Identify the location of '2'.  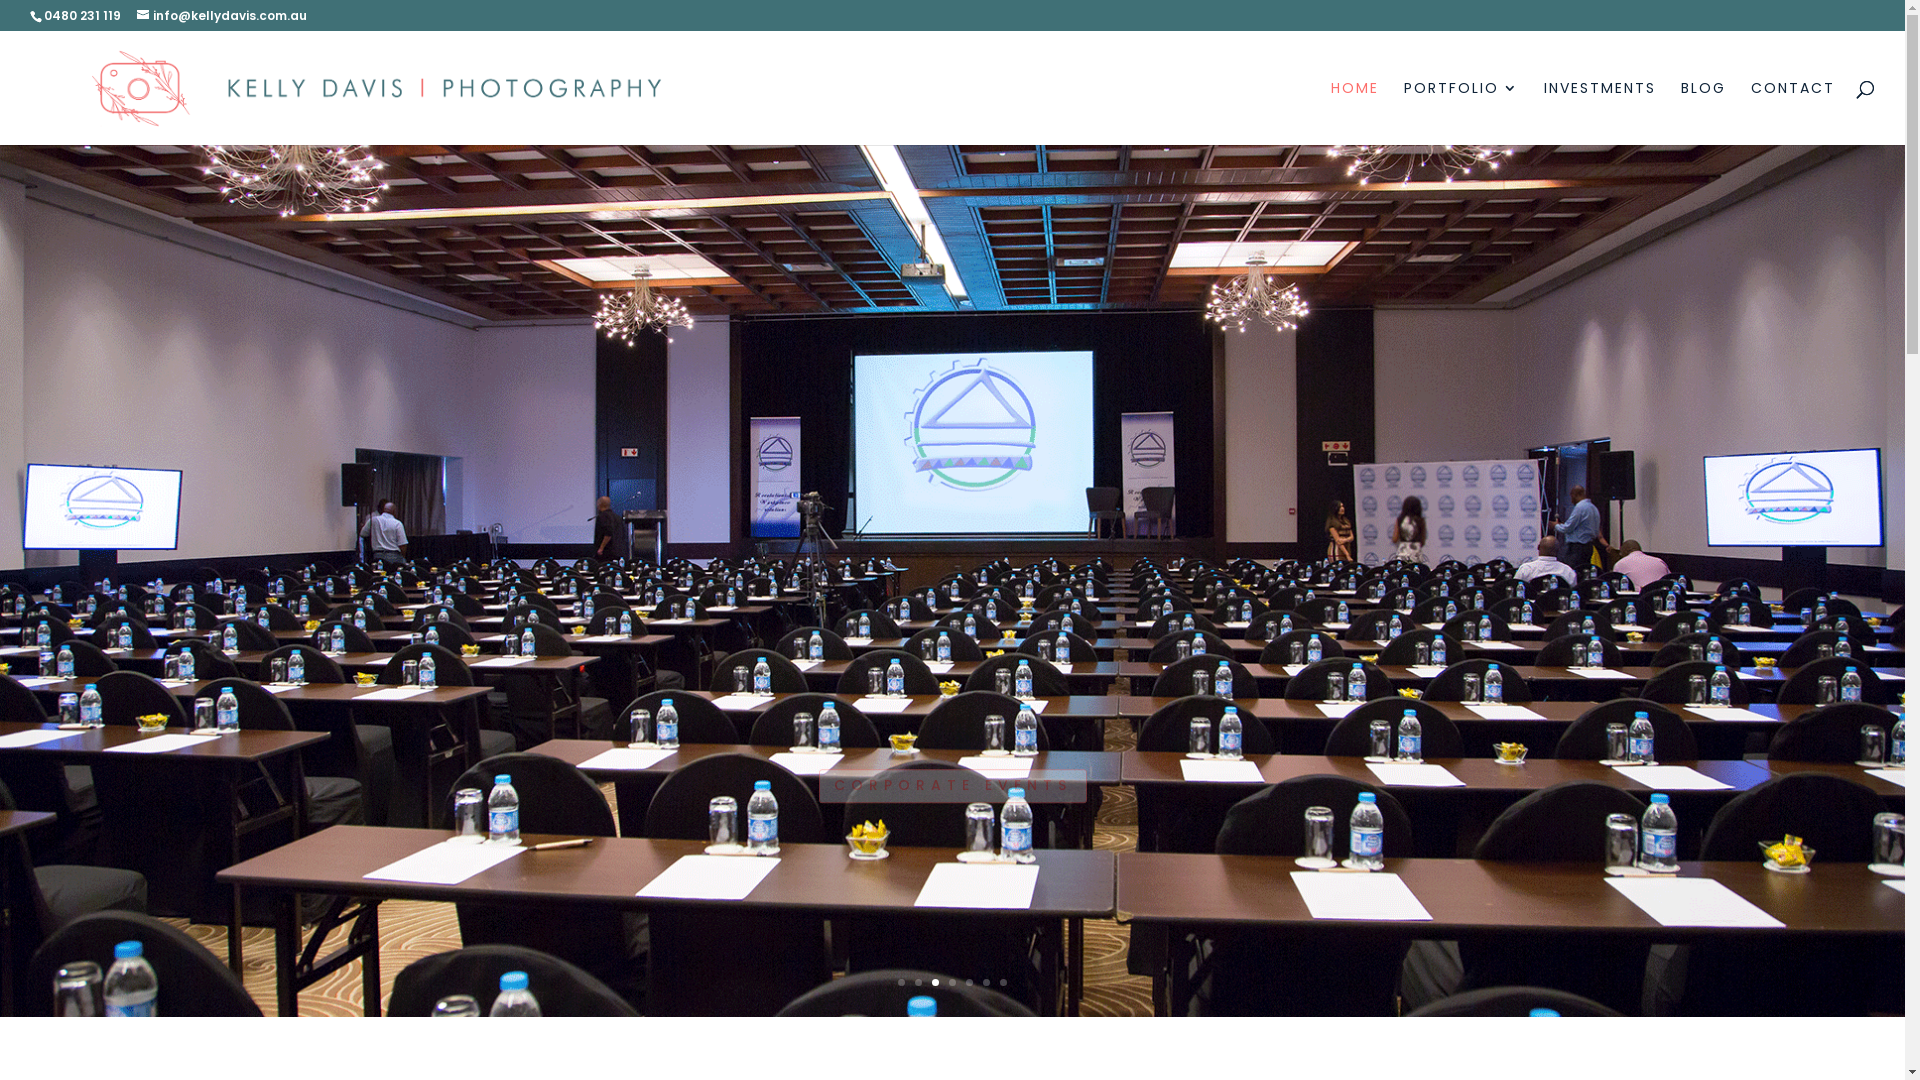
(917, 981).